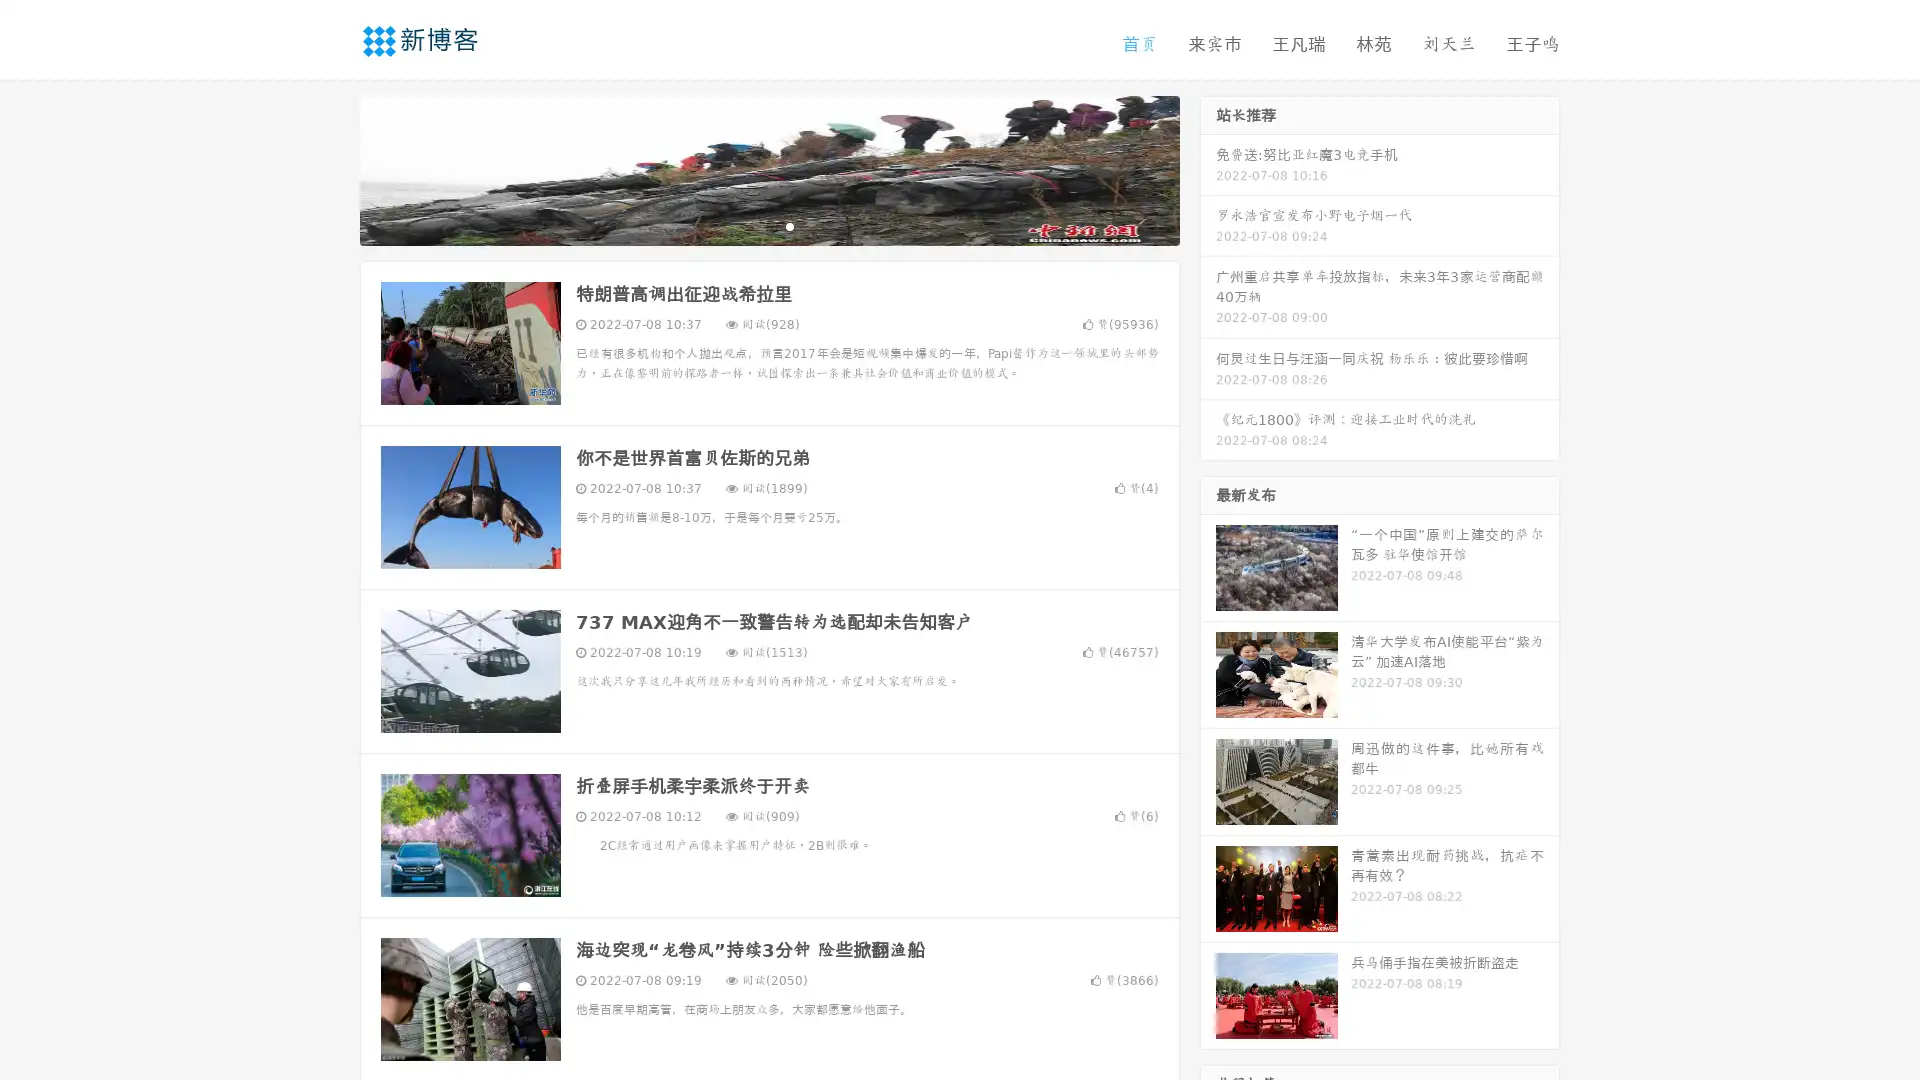 This screenshot has width=1920, height=1080. What do you see at coordinates (789, 225) in the screenshot?
I see `Go to slide 3` at bounding box center [789, 225].